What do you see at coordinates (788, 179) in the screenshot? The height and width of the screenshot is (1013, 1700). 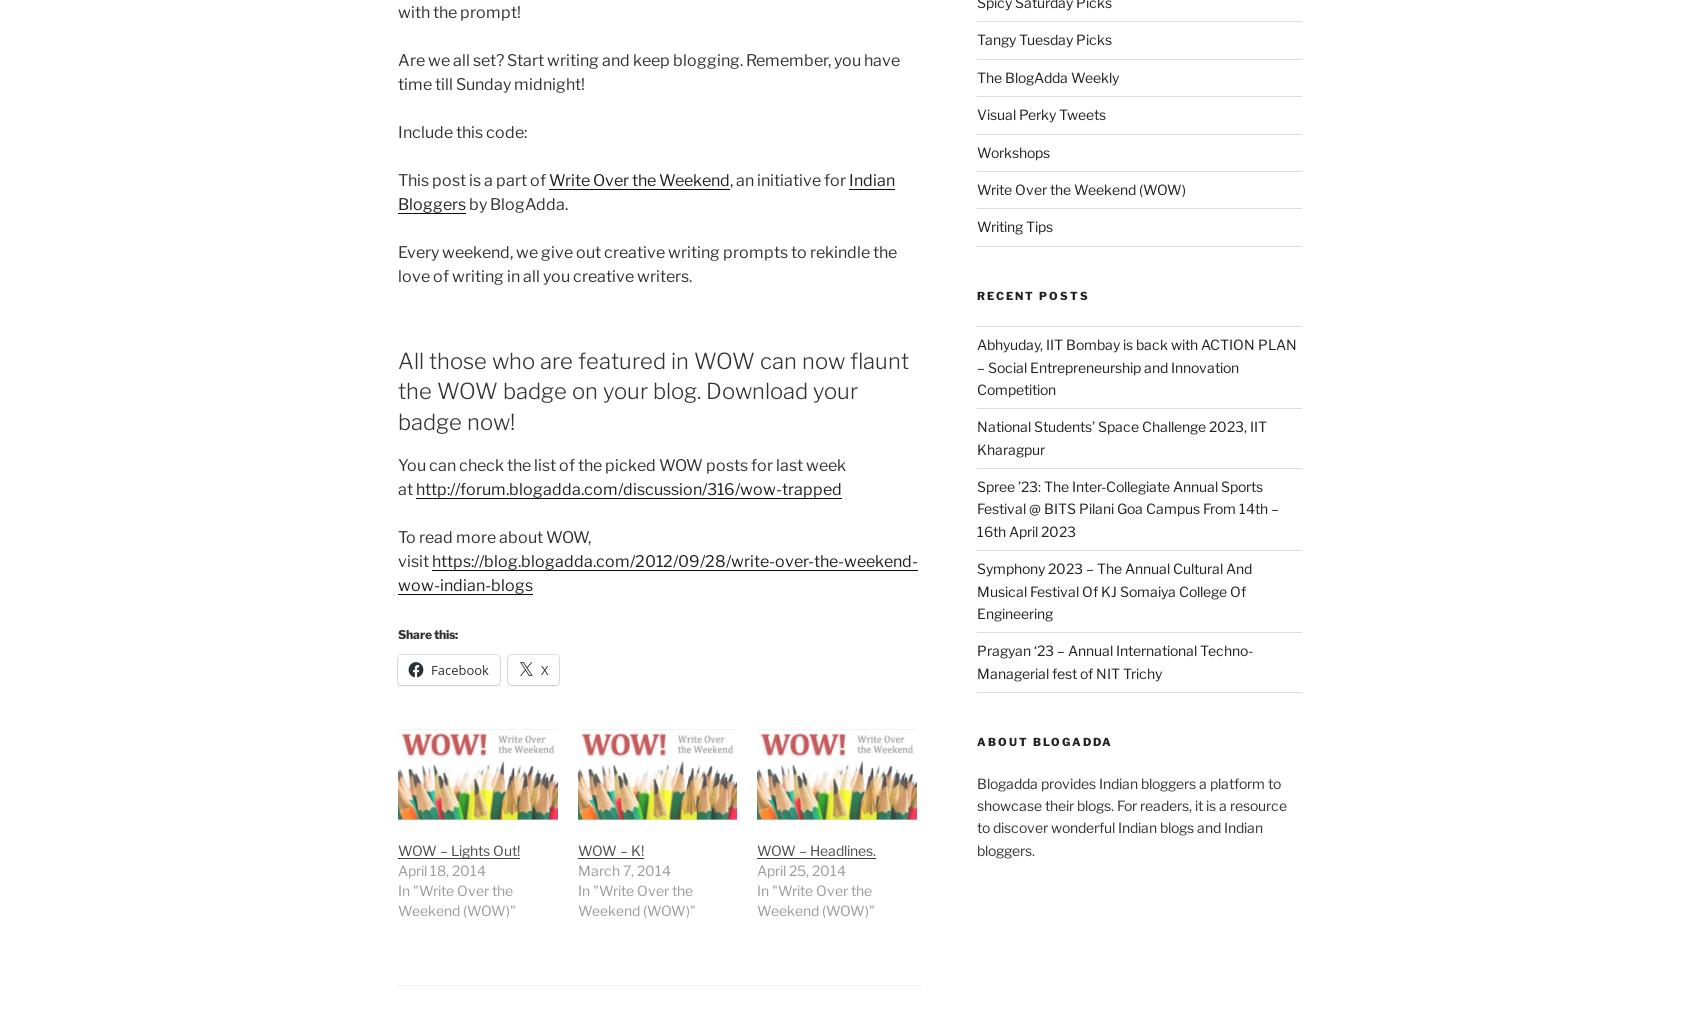 I see `', an initiative for'` at bounding box center [788, 179].